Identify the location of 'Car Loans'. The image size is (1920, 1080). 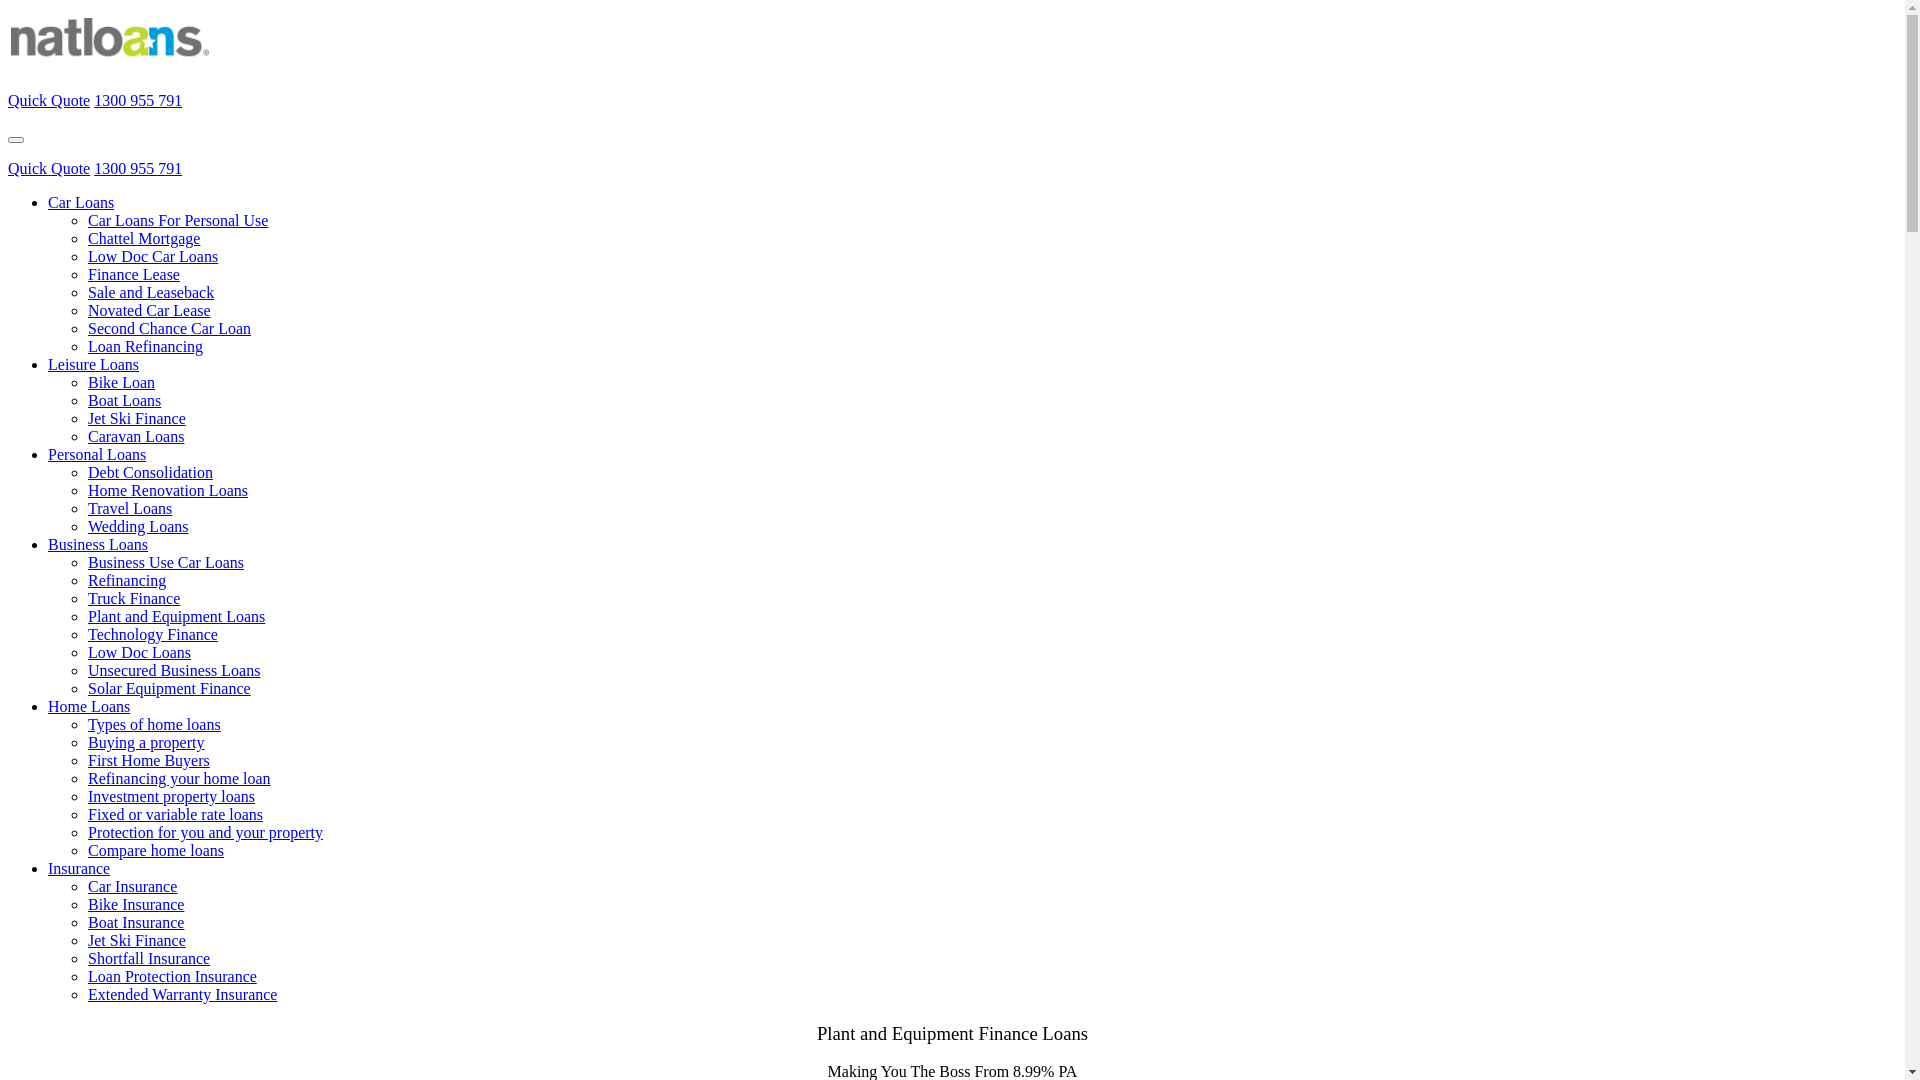
(80, 202).